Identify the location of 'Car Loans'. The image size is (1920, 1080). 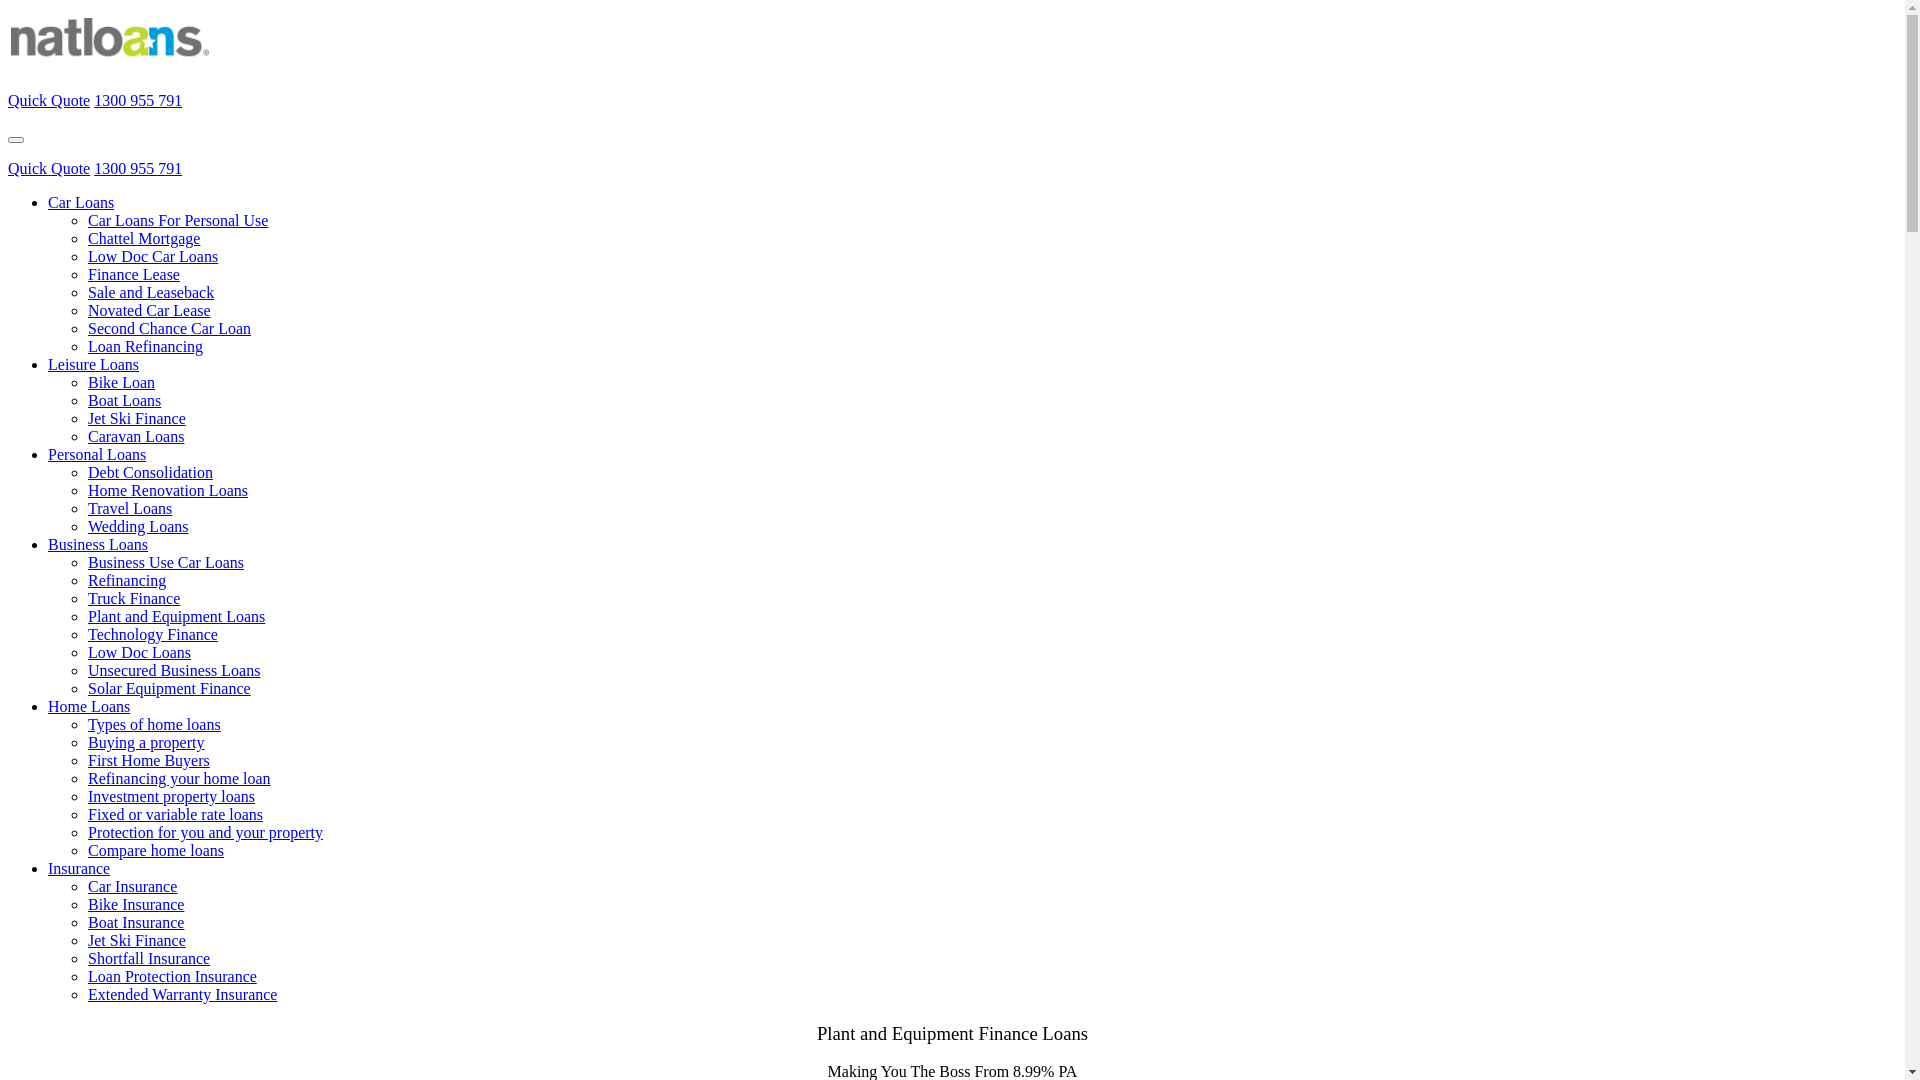
(80, 202).